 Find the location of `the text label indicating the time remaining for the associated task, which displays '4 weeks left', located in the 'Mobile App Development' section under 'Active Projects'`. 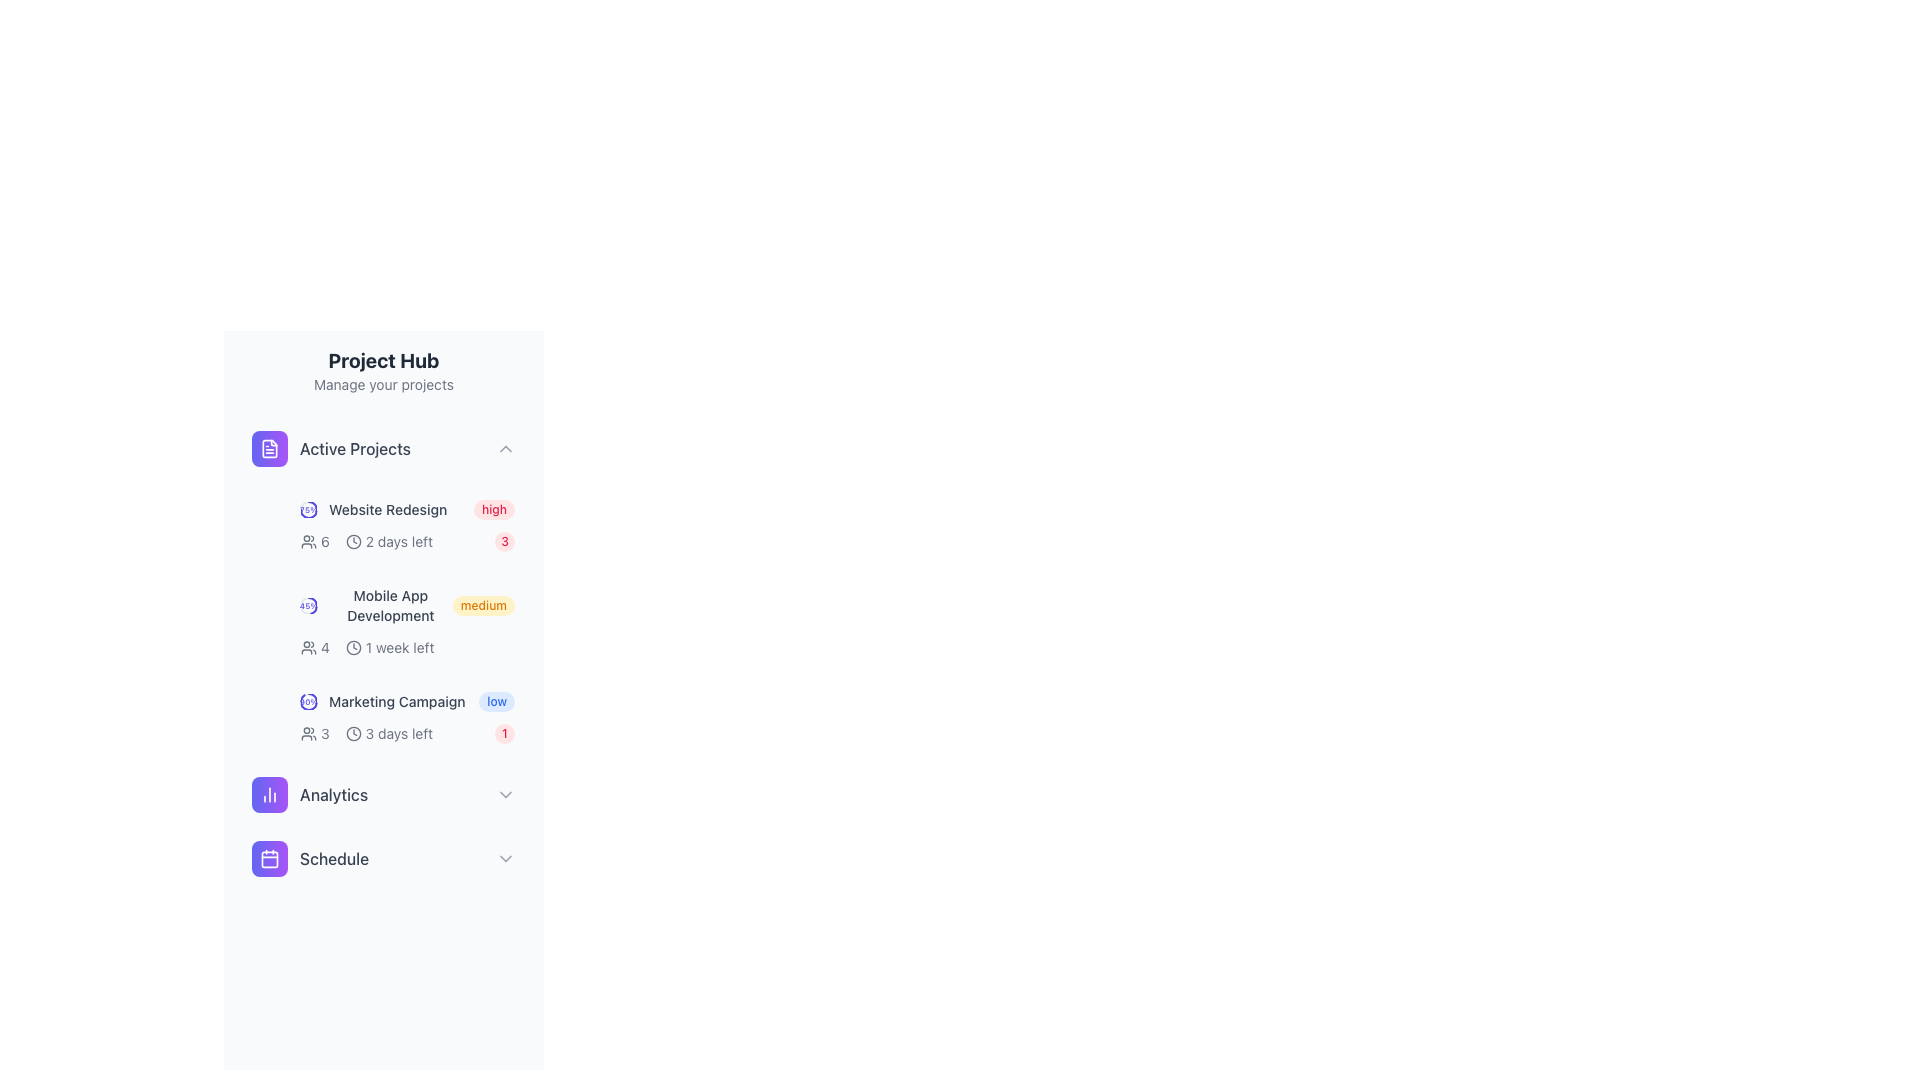

the text label indicating the time remaining for the associated task, which displays '4 weeks left', located in the 'Mobile App Development' section under 'Active Projects' is located at coordinates (367, 648).